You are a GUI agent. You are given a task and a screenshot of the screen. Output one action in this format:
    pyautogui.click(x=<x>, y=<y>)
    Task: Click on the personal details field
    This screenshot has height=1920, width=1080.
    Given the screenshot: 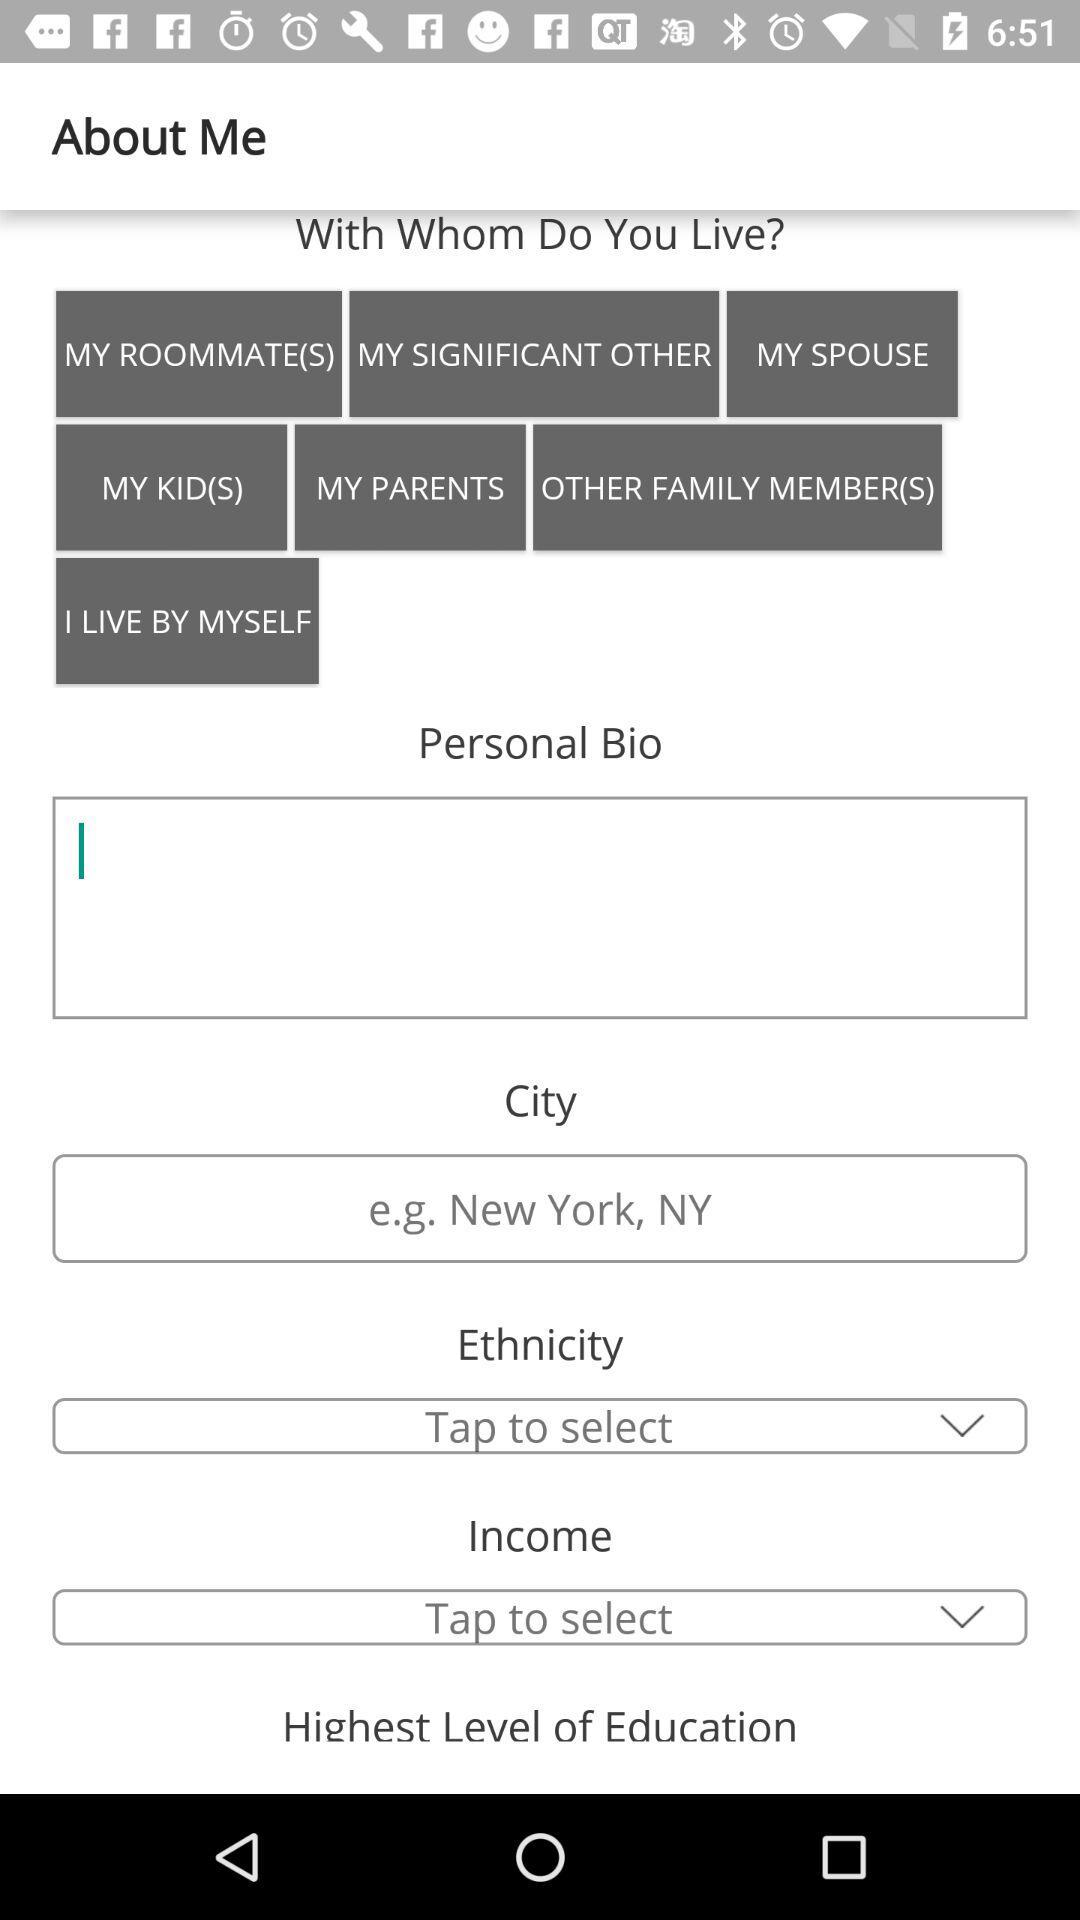 What is the action you would take?
    pyautogui.click(x=540, y=906)
    